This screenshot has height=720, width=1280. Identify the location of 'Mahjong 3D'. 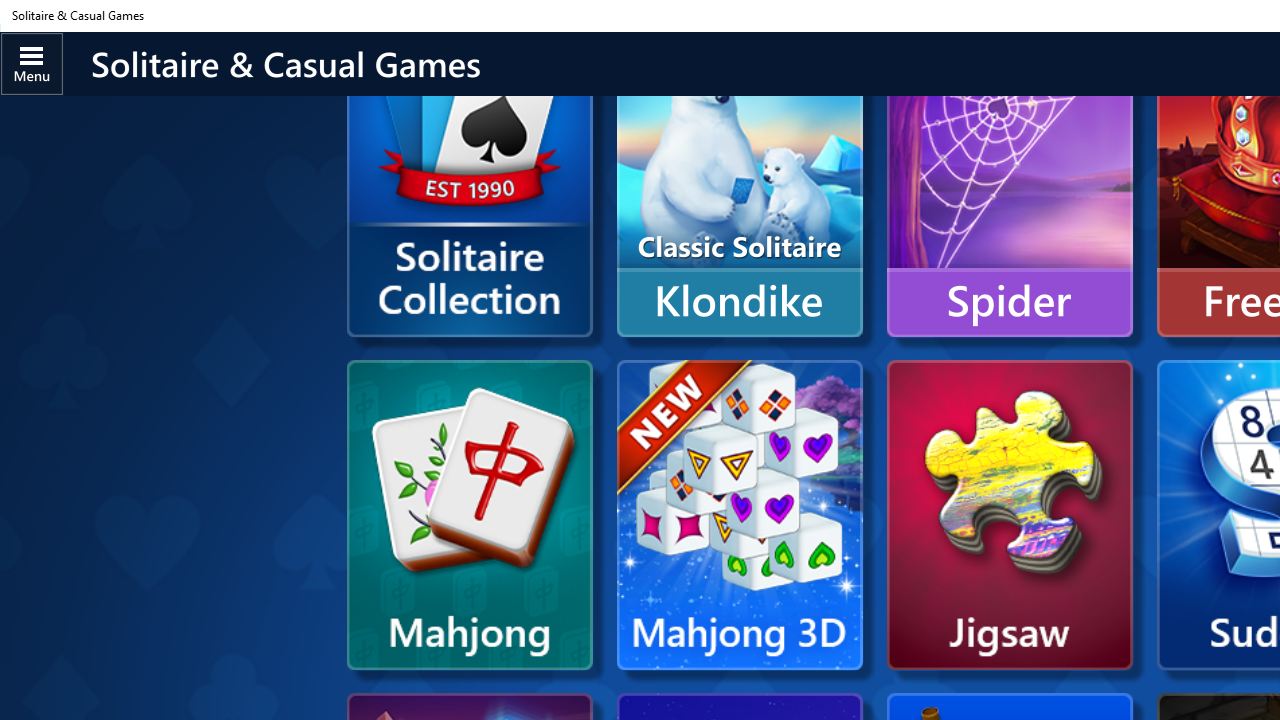
(738, 514).